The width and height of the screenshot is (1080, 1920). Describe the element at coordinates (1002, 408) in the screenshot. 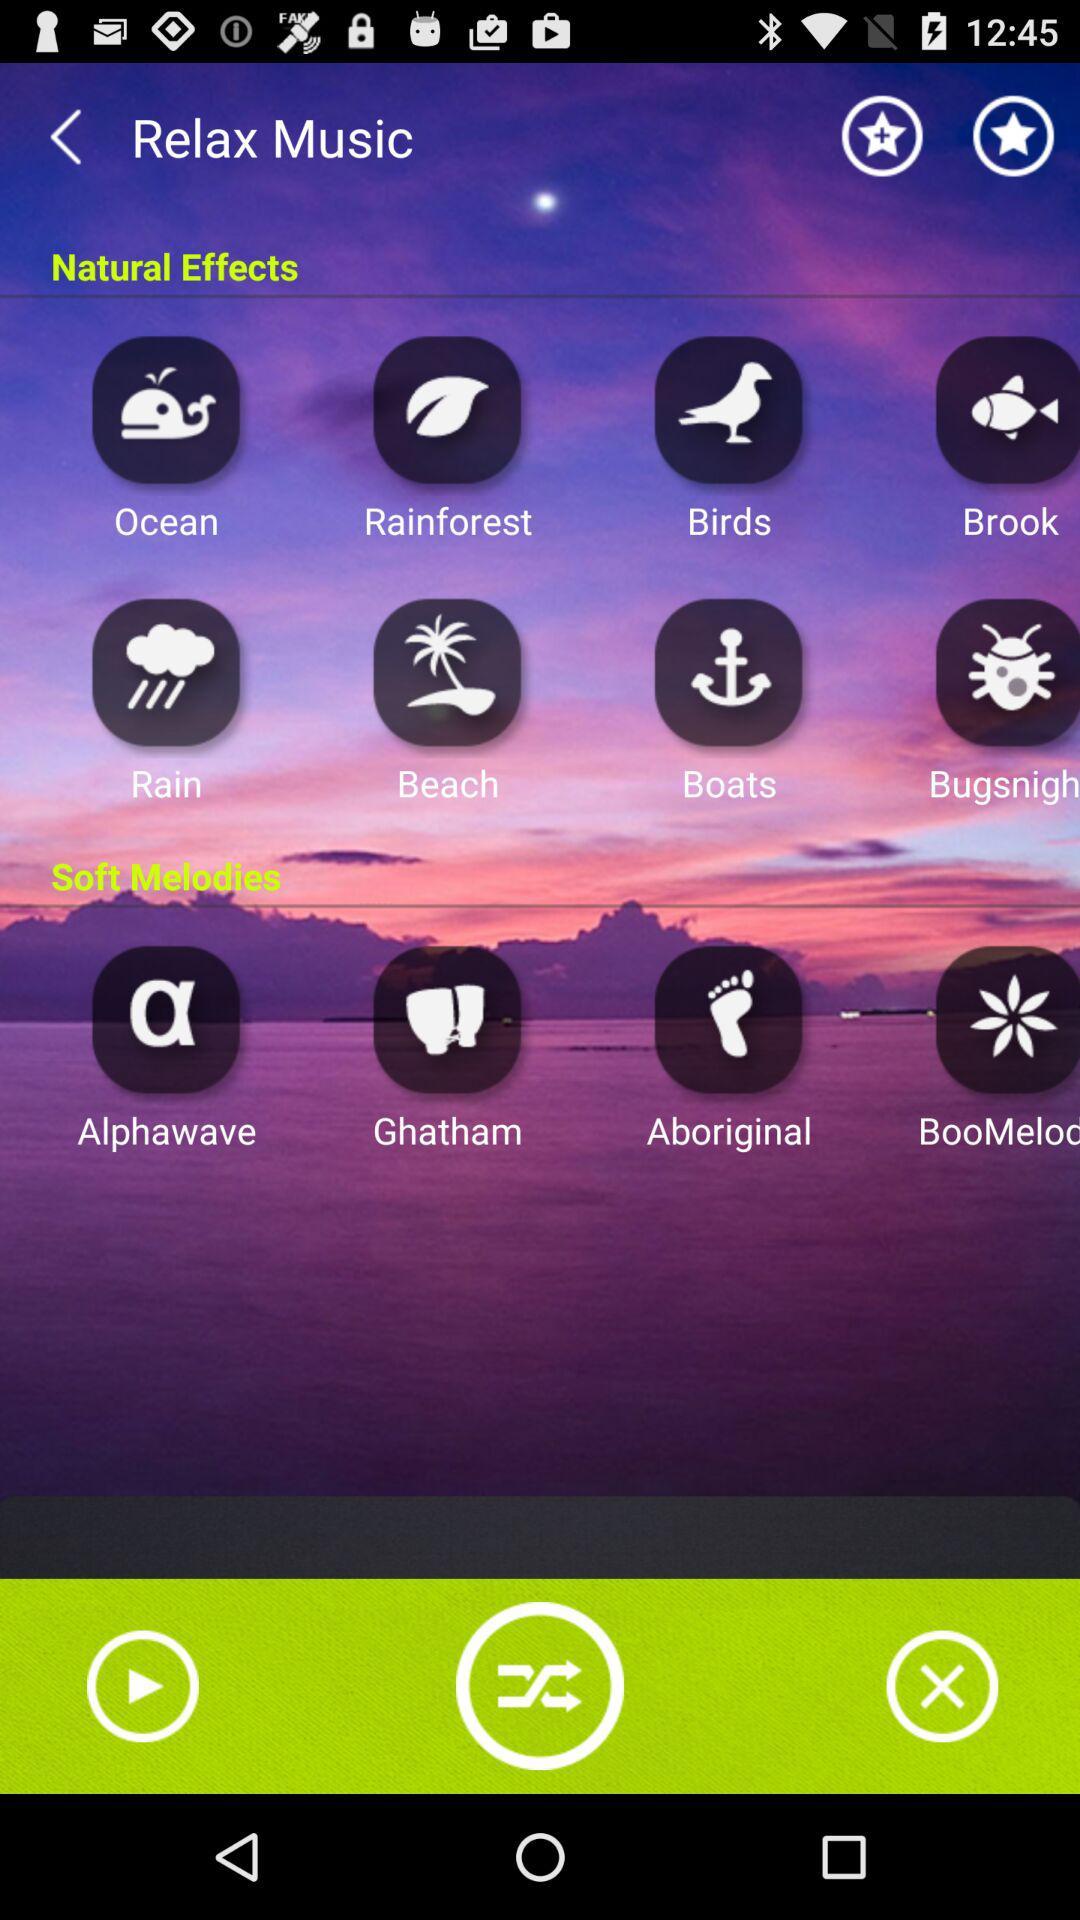

I see `open app` at that location.